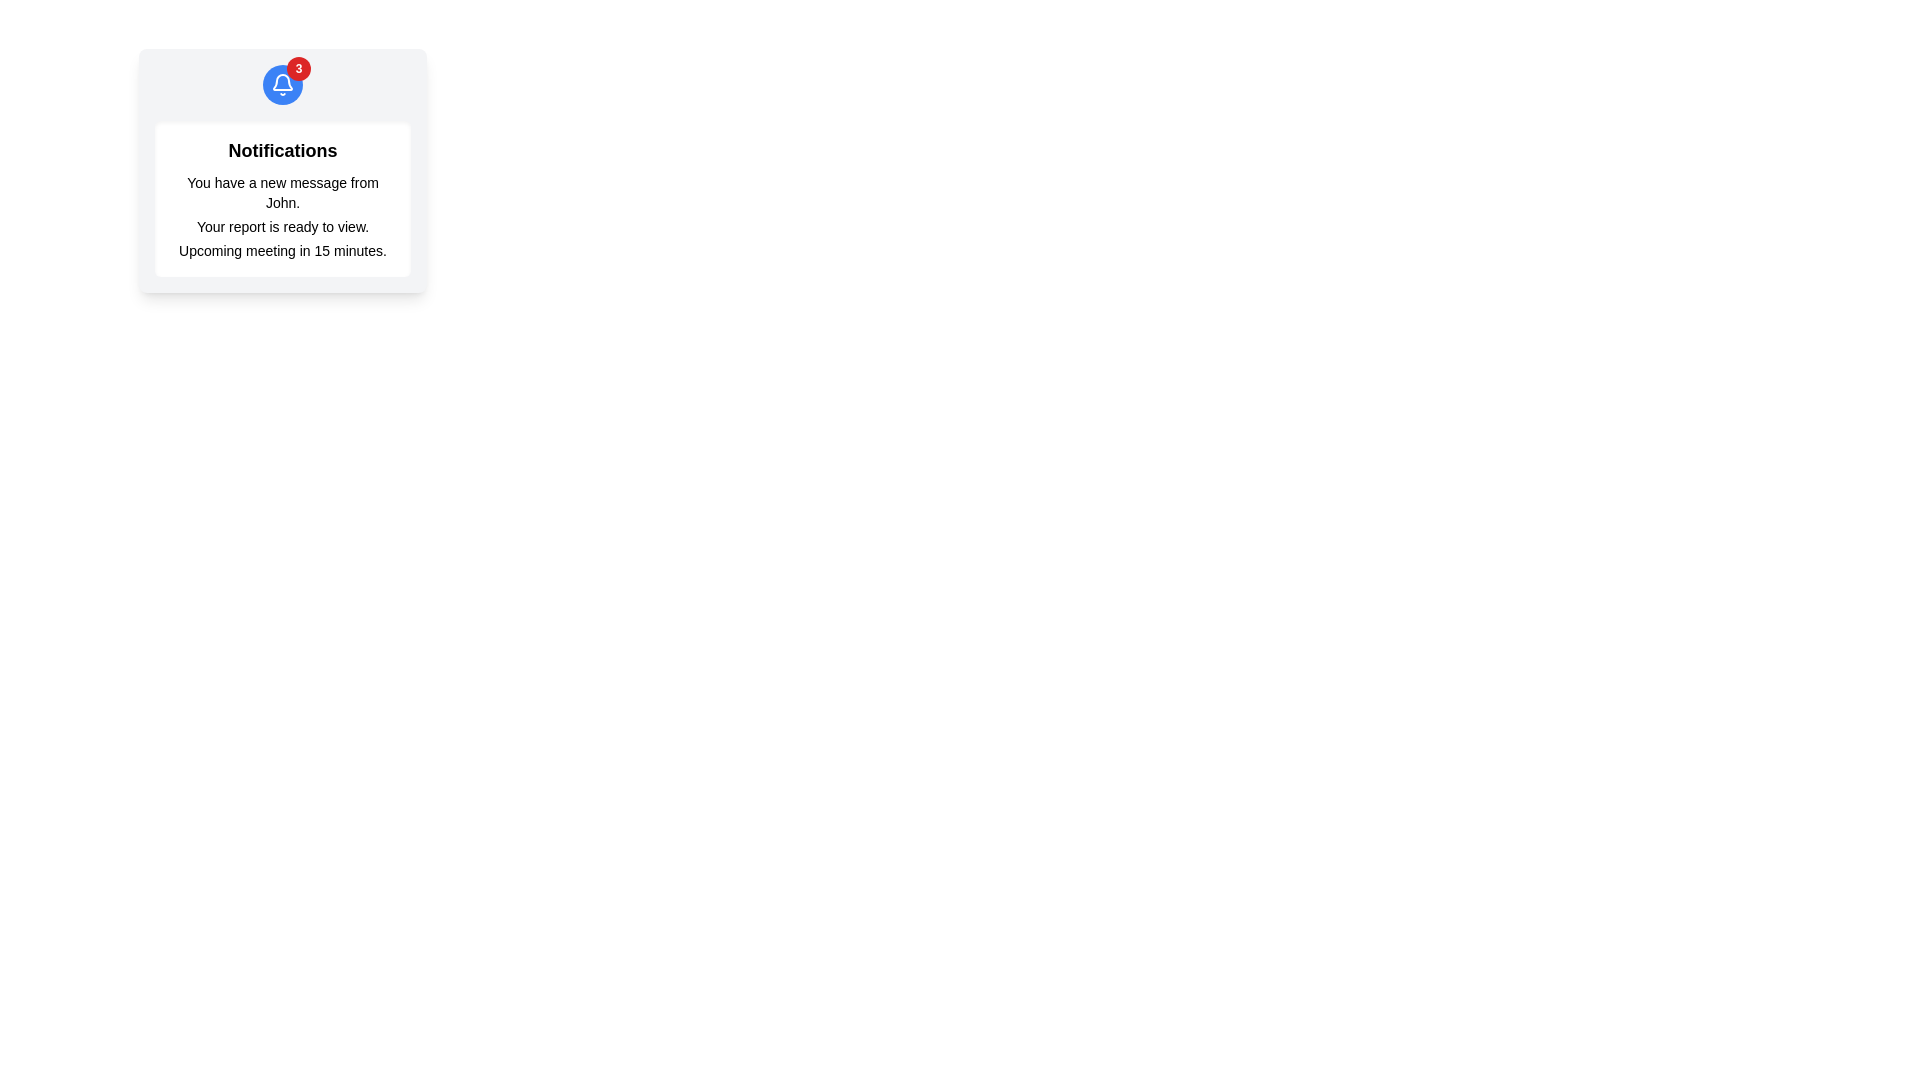  Describe the element at coordinates (282, 83) in the screenshot. I see `the notification button located at the top center of the notification card` at that location.